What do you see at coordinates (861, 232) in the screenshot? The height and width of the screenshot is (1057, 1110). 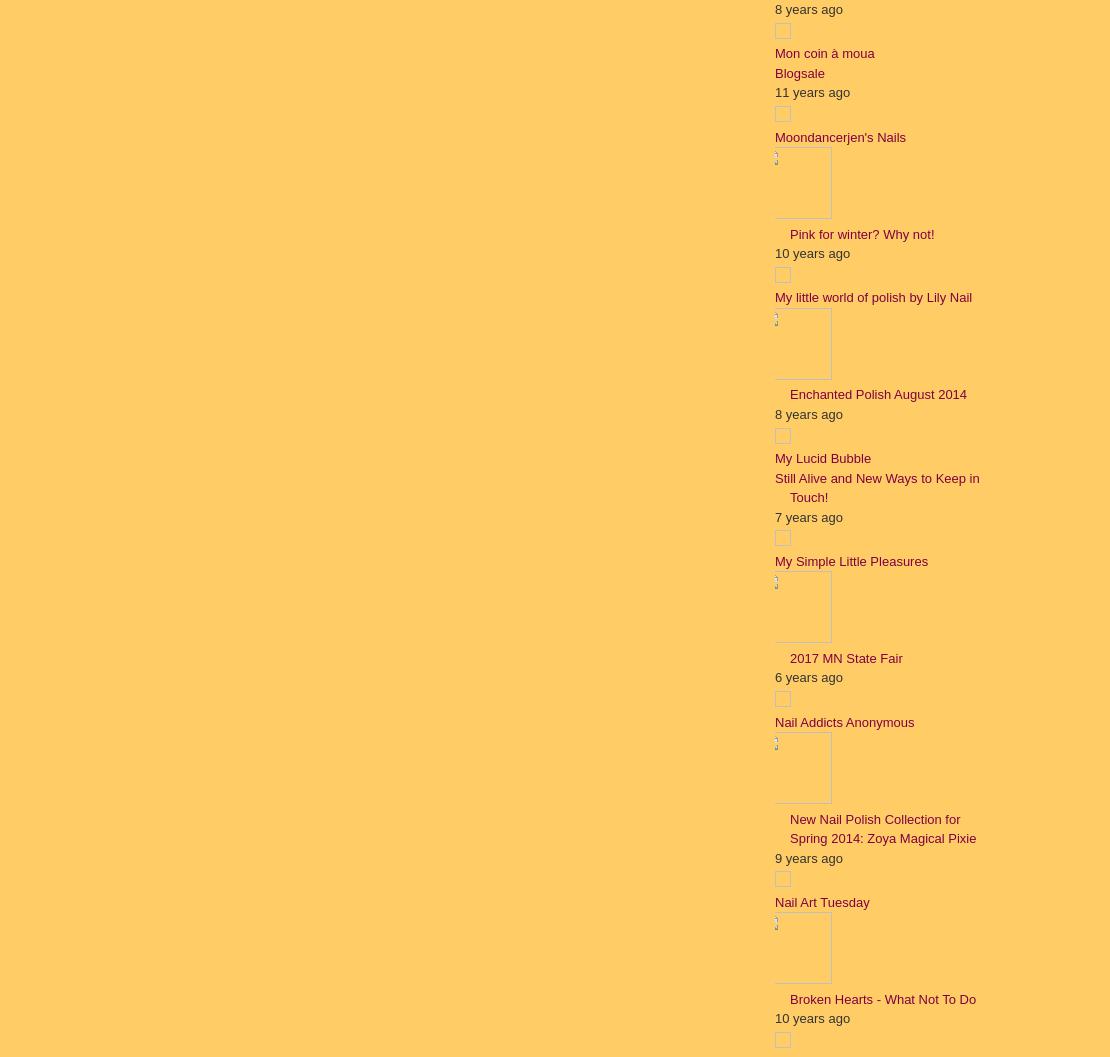 I see `'Pink for winter? Why not!'` at bounding box center [861, 232].